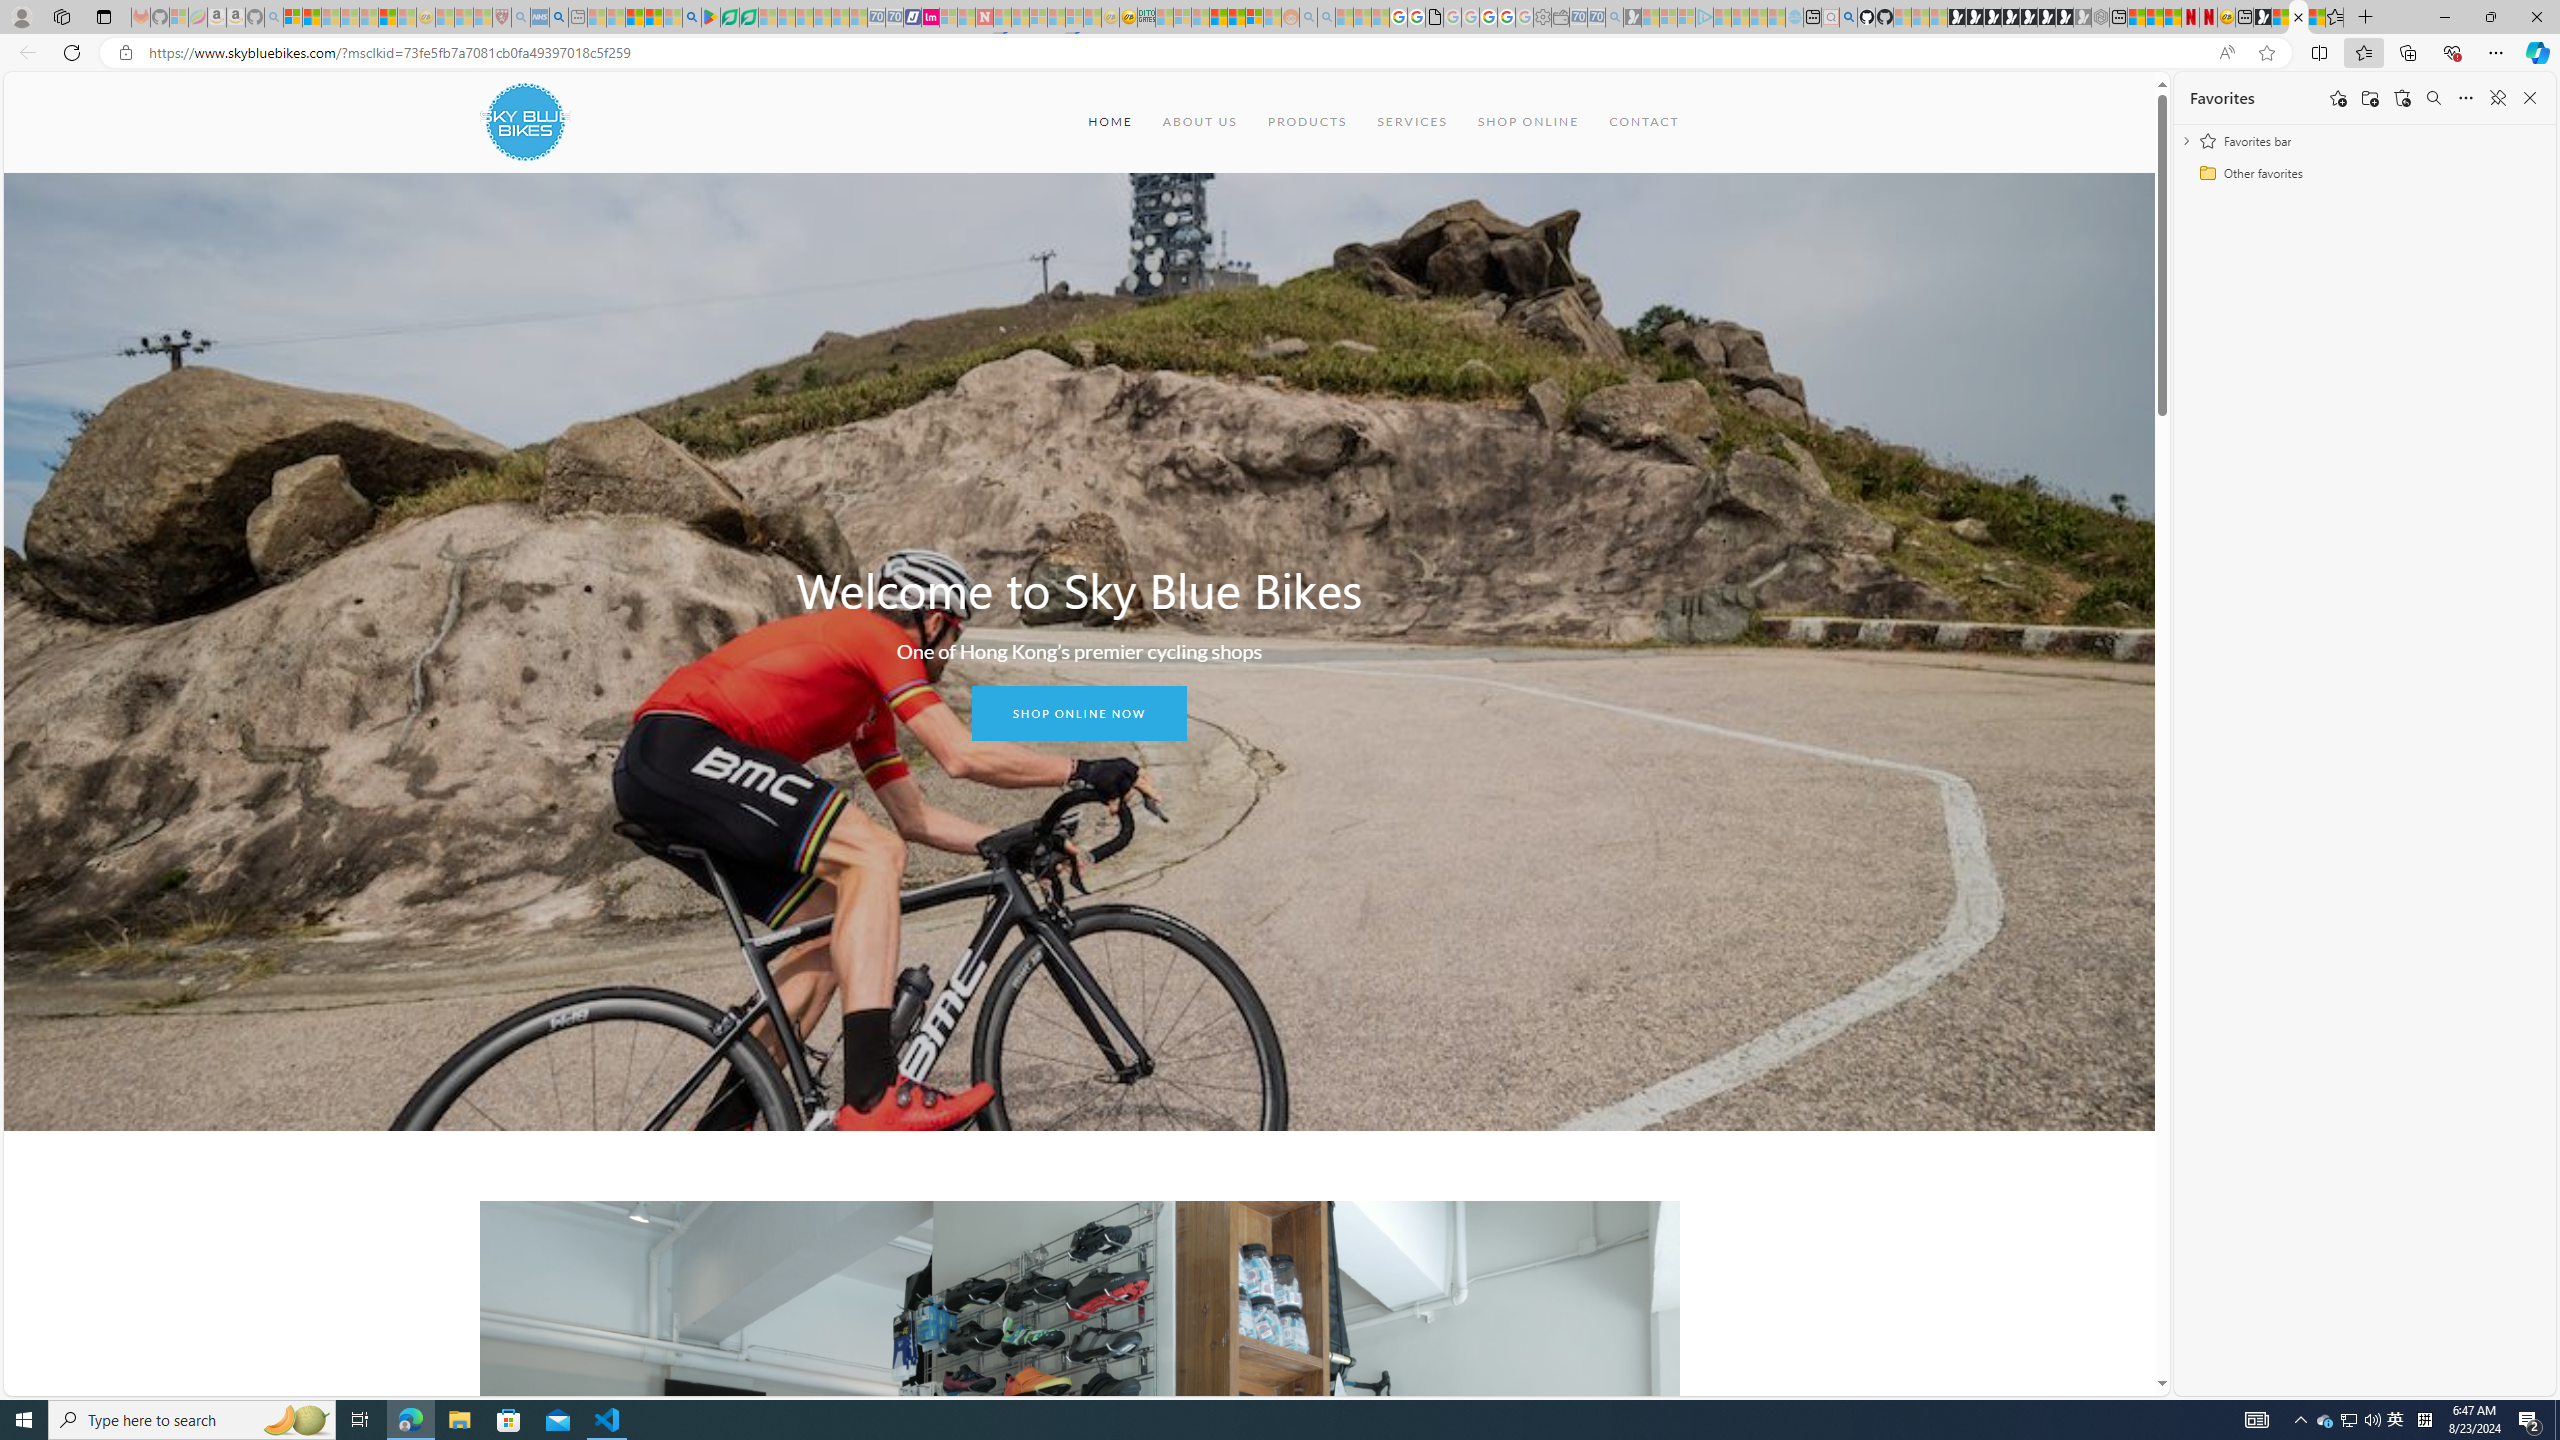 Image resolution: width=2560 pixels, height=1440 pixels. I want to click on 'PRODUCTS', so click(1305, 120).